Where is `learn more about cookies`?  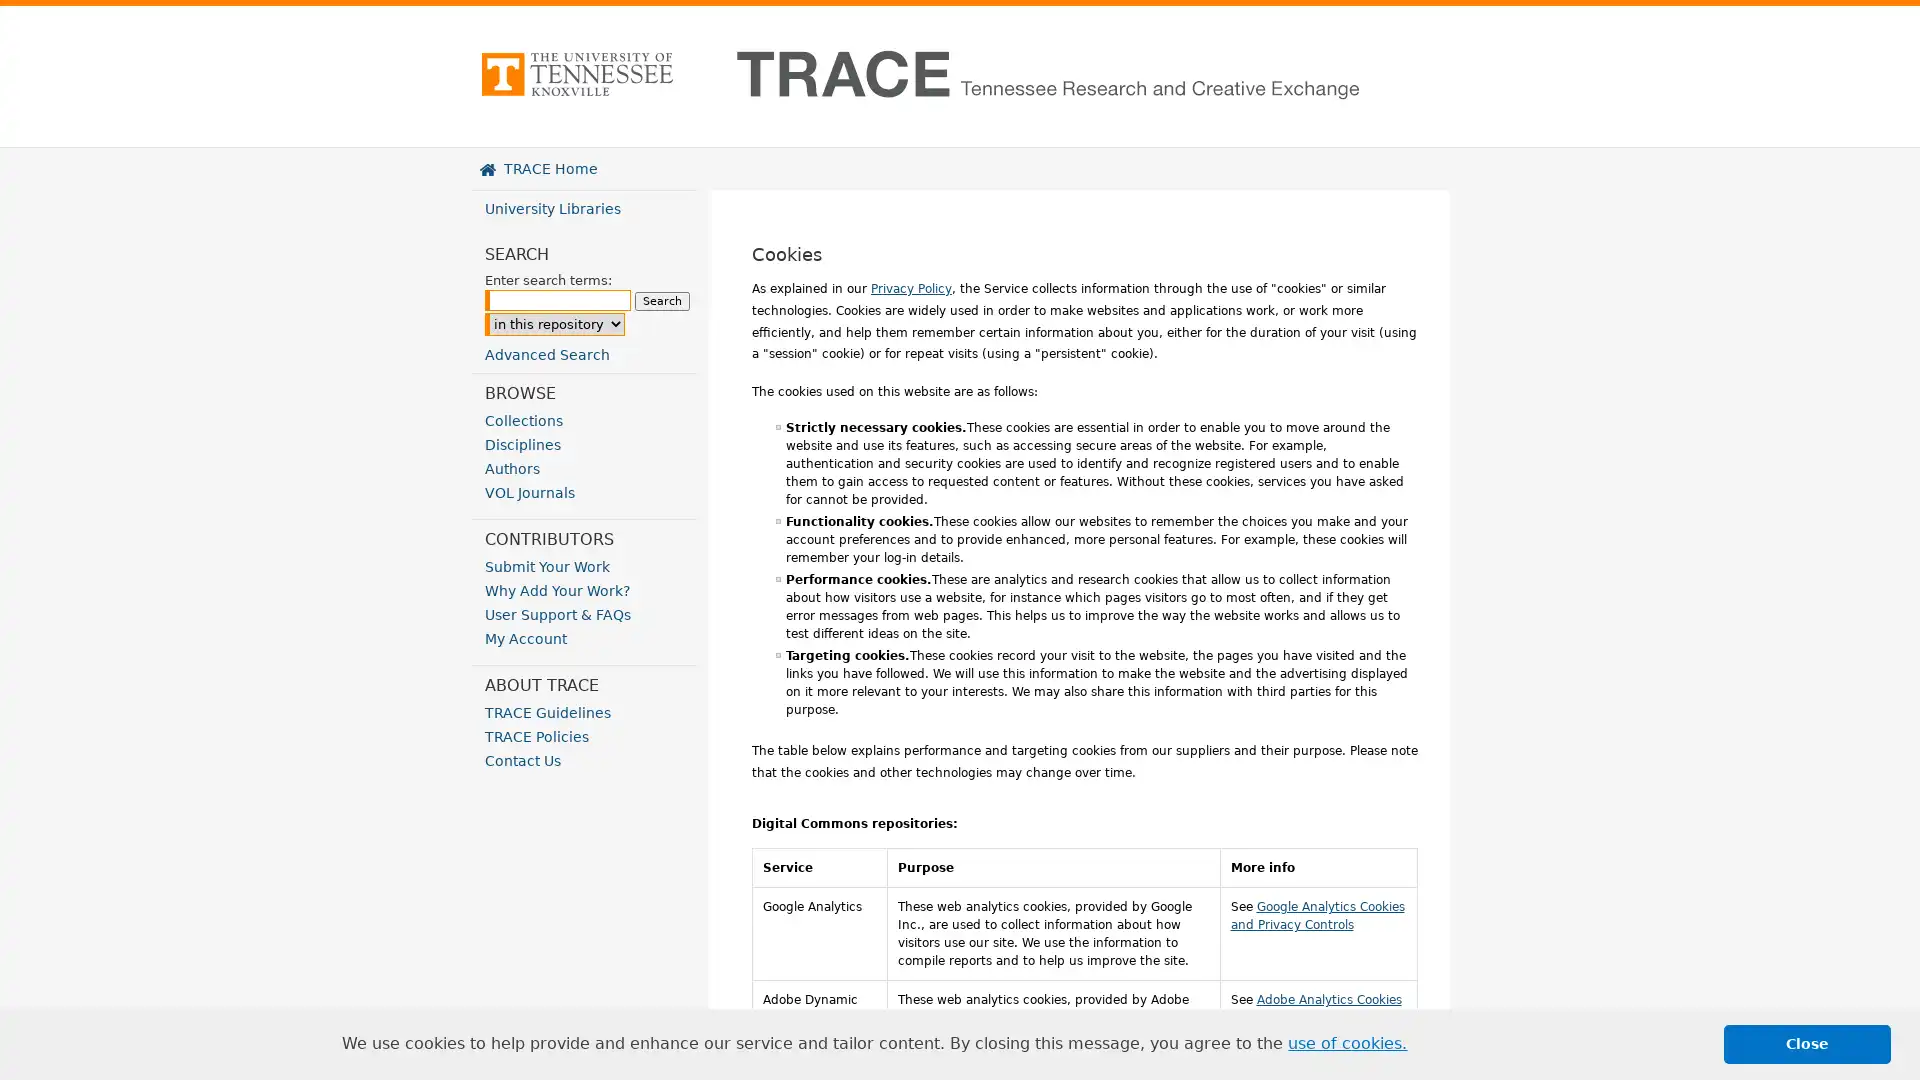 learn more about cookies is located at coordinates (1347, 1043).